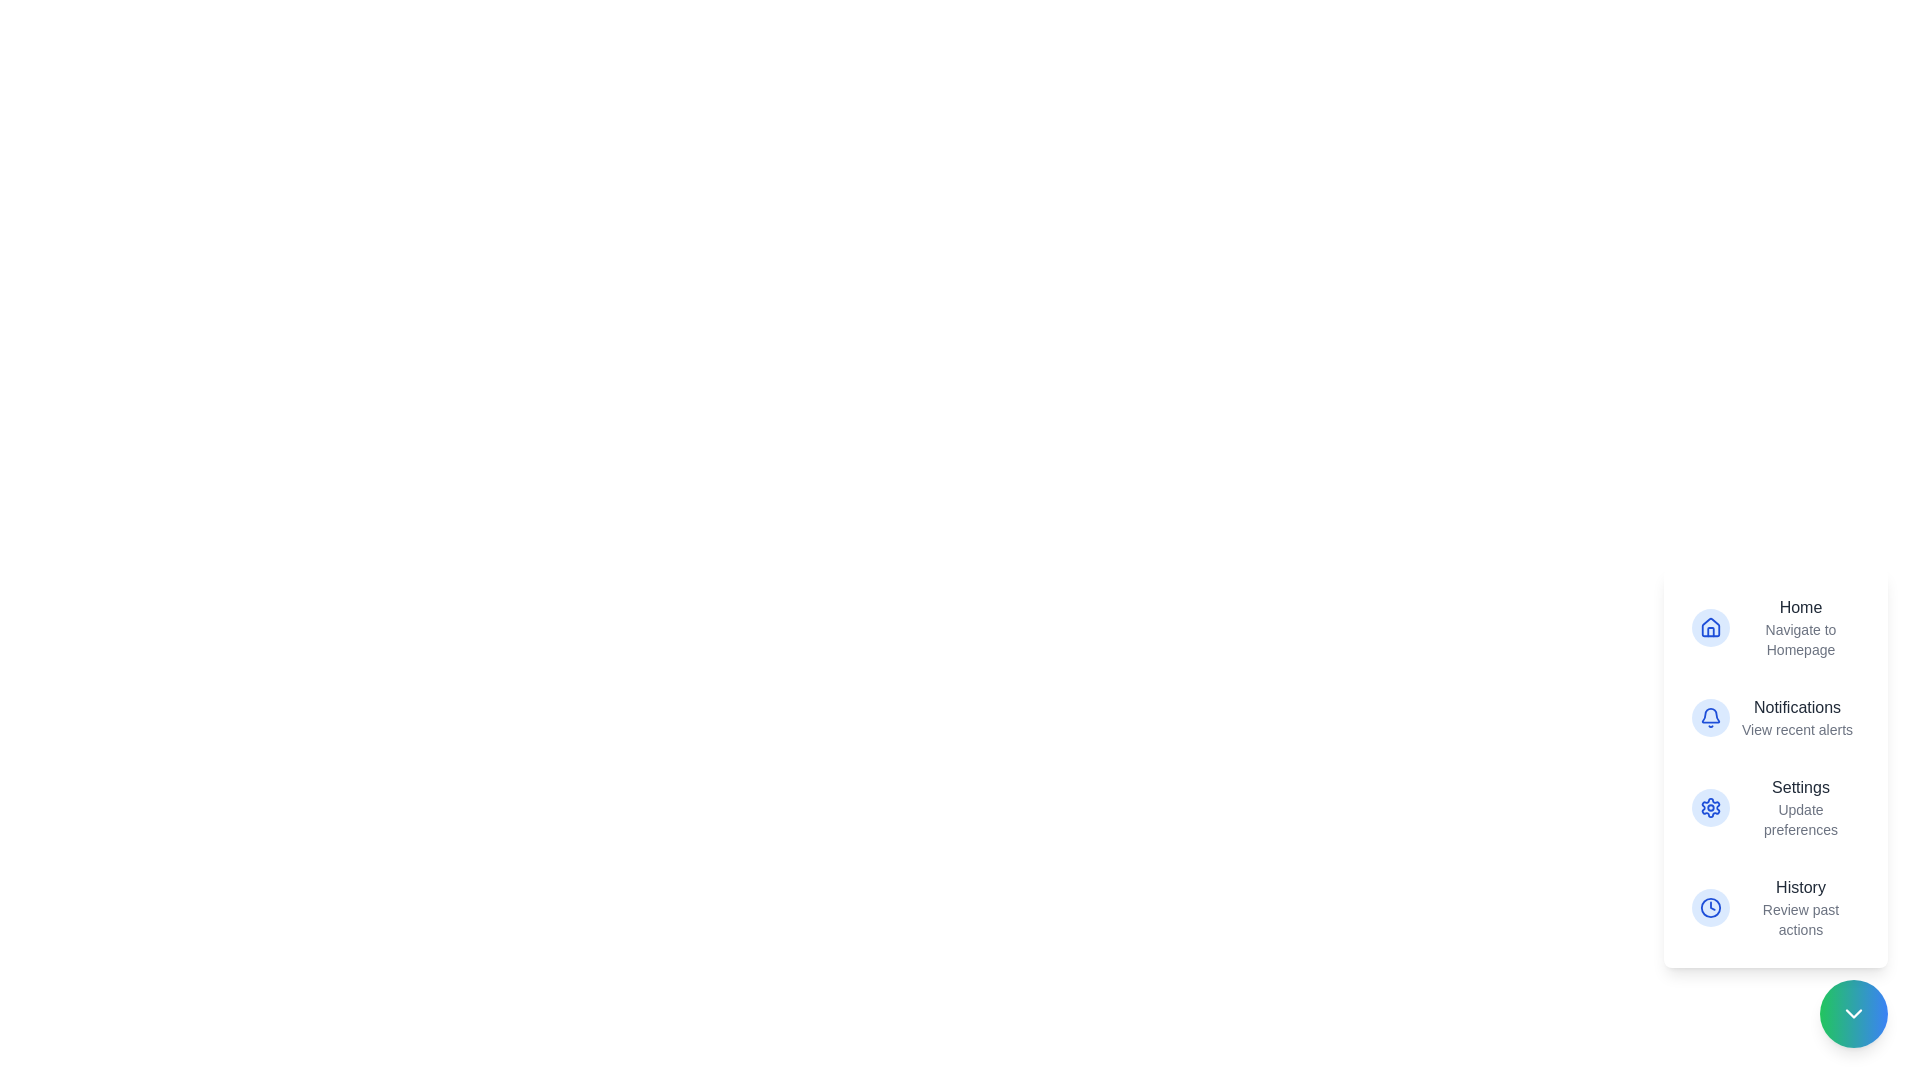 This screenshot has width=1920, height=1080. What do you see at coordinates (1776, 907) in the screenshot?
I see `the action item labeled History` at bounding box center [1776, 907].